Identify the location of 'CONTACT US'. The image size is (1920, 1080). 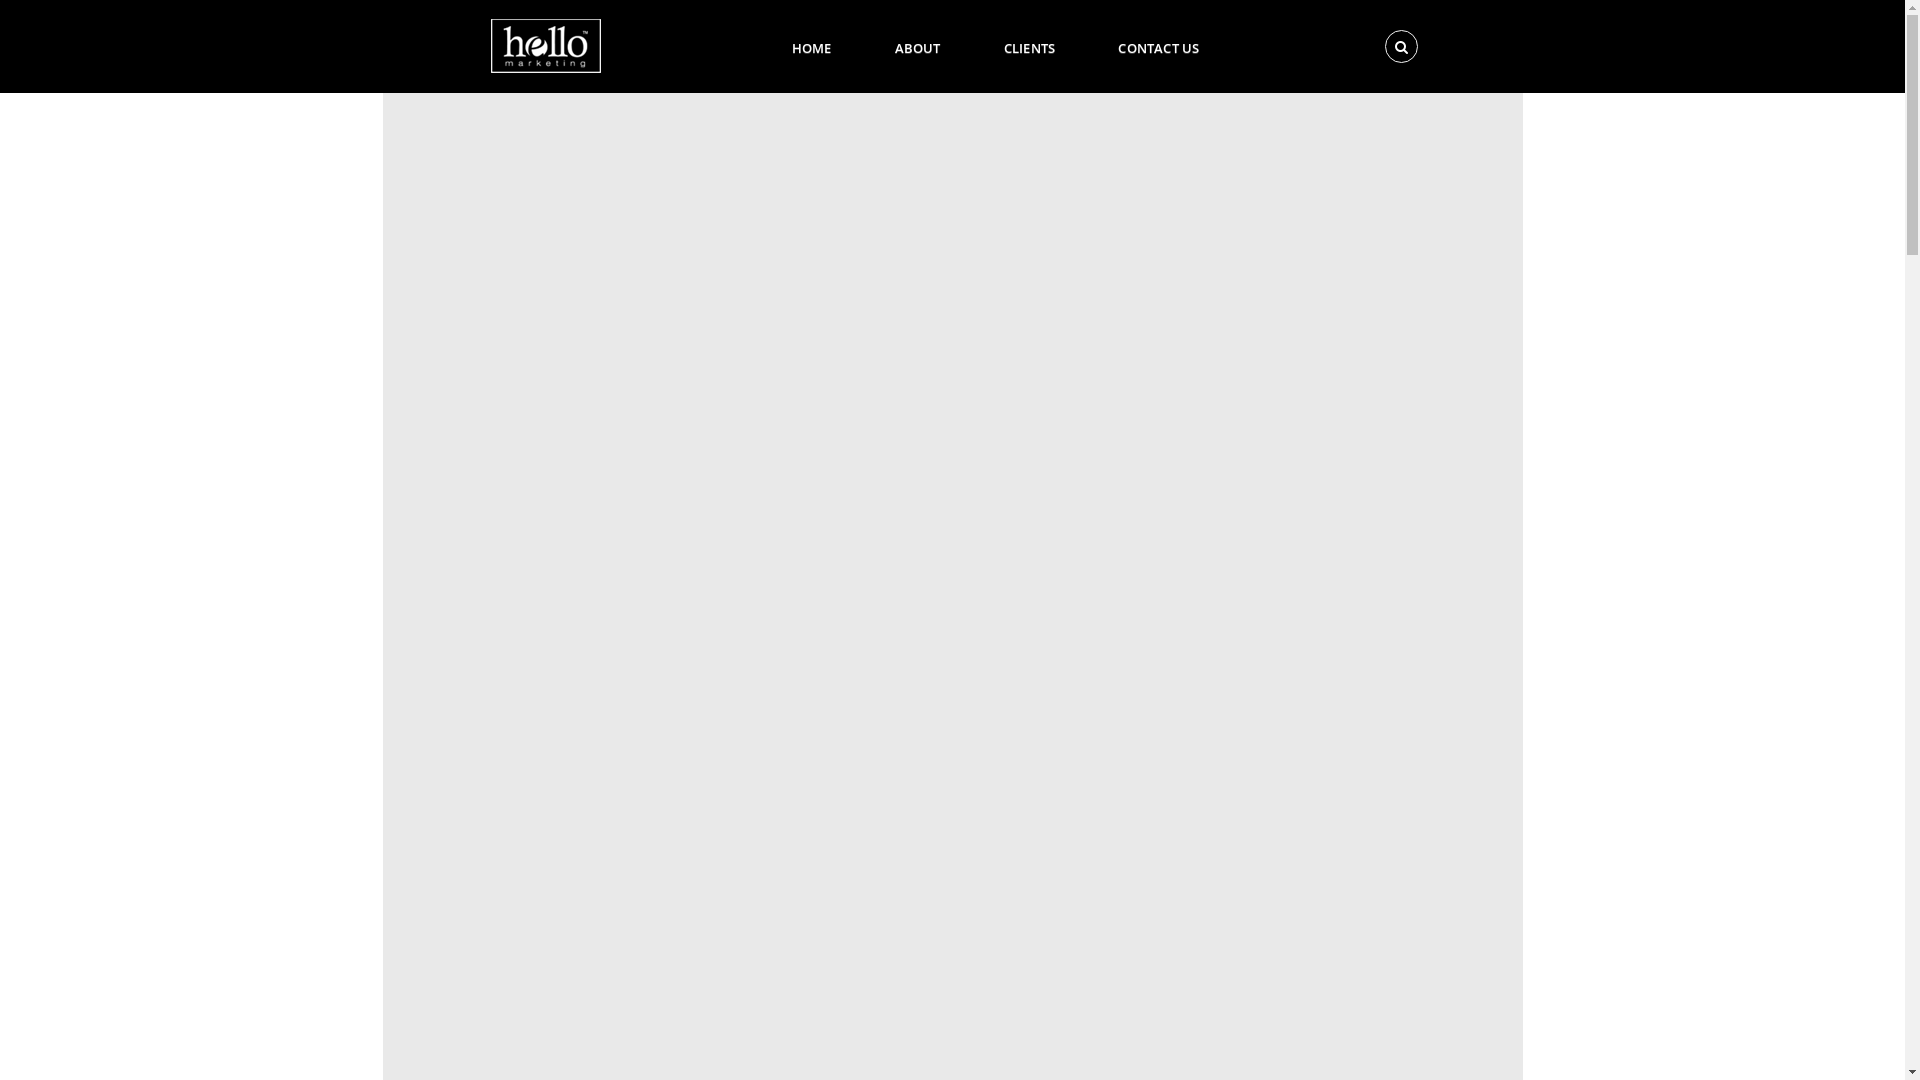
(1093, 45).